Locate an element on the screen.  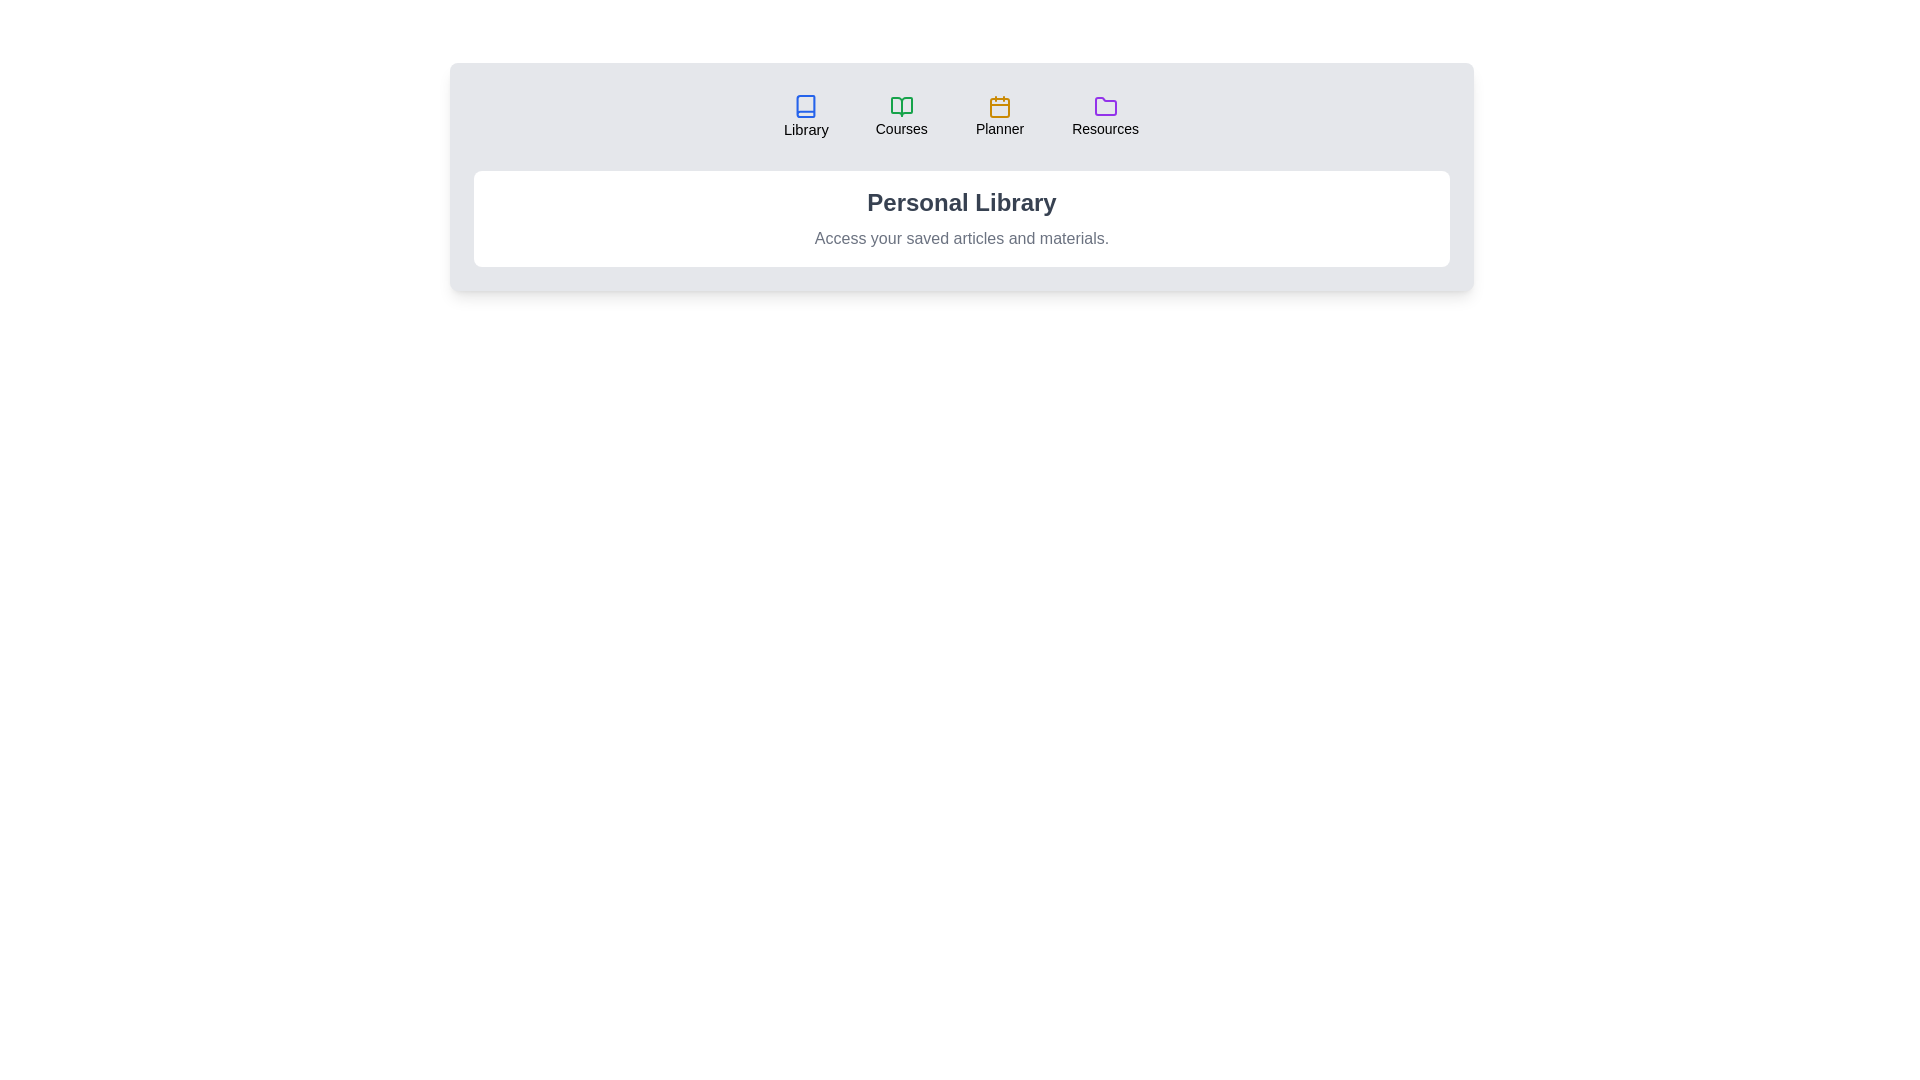
the tab labeled Courses by clicking on it is located at coordinates (900, 116).